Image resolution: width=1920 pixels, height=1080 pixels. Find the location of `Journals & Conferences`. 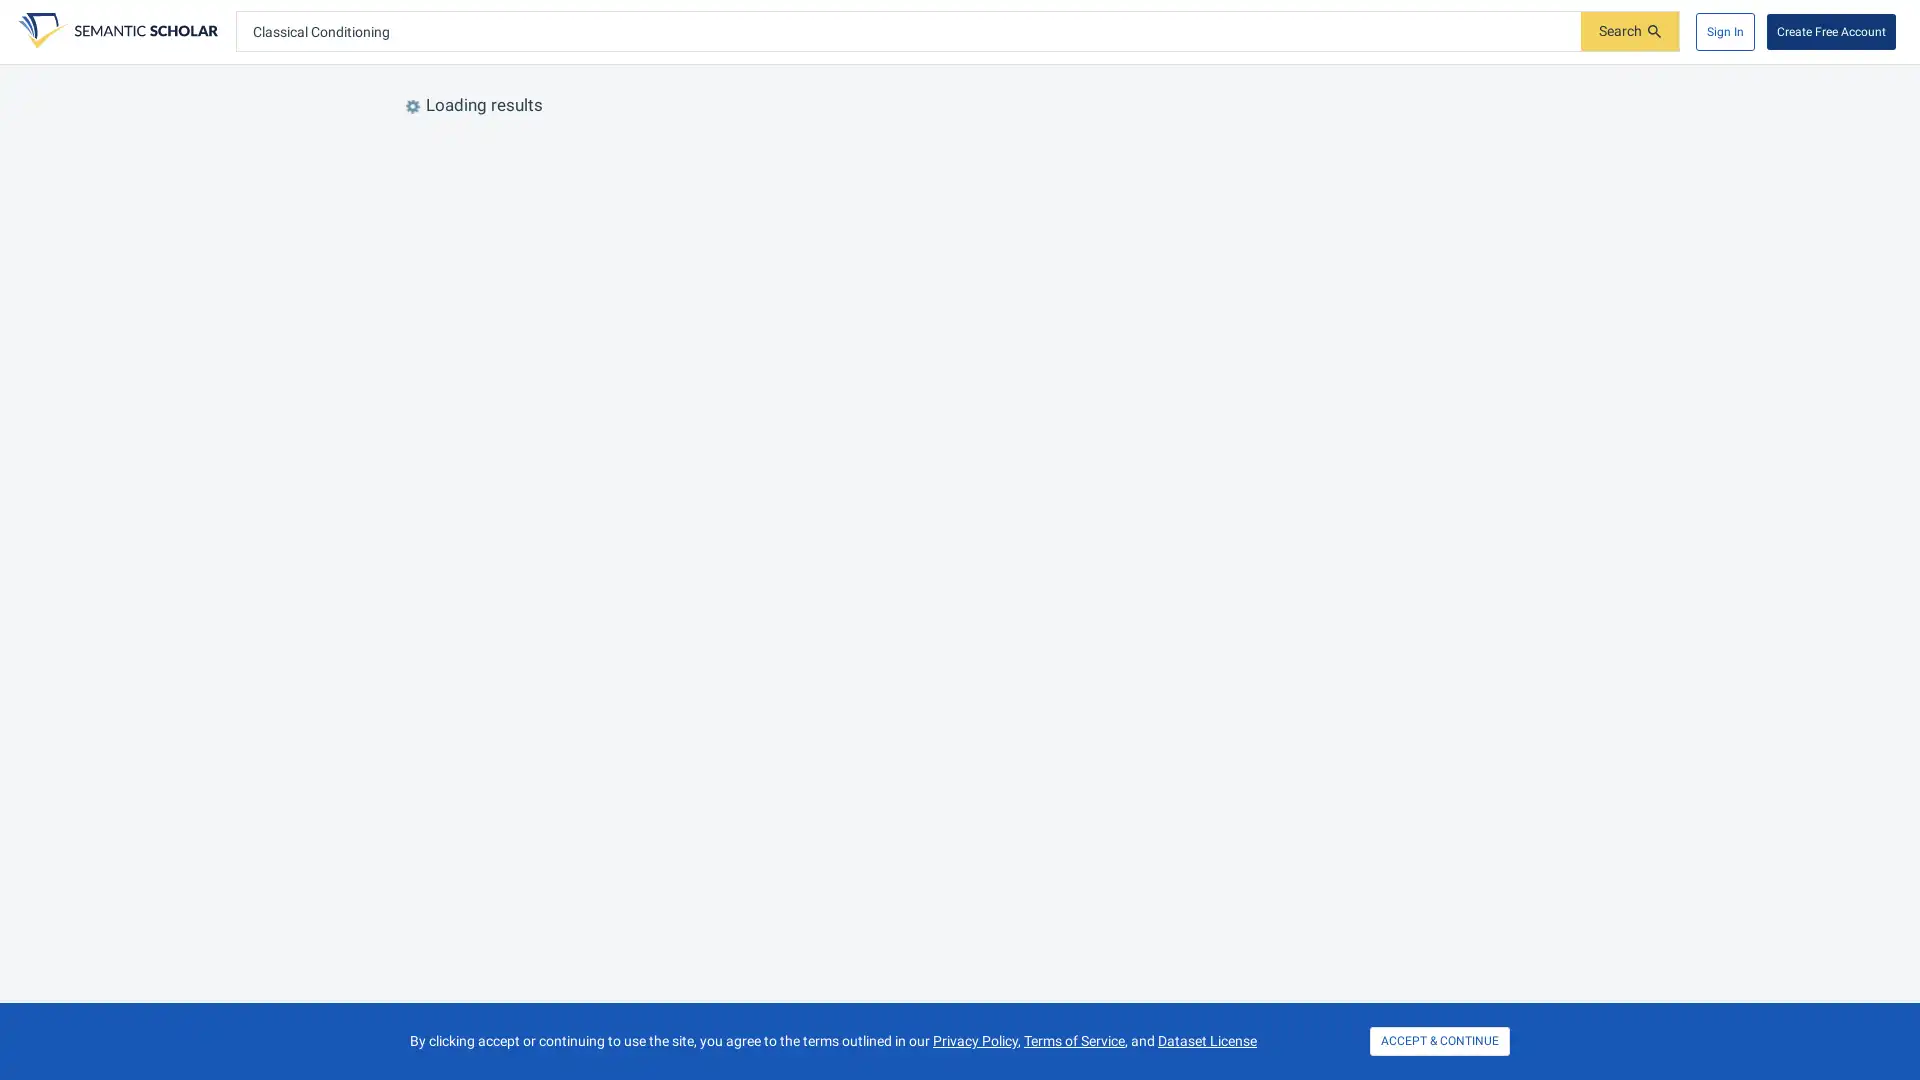

Journals & Conferences is located at coordinates (1074, 157).